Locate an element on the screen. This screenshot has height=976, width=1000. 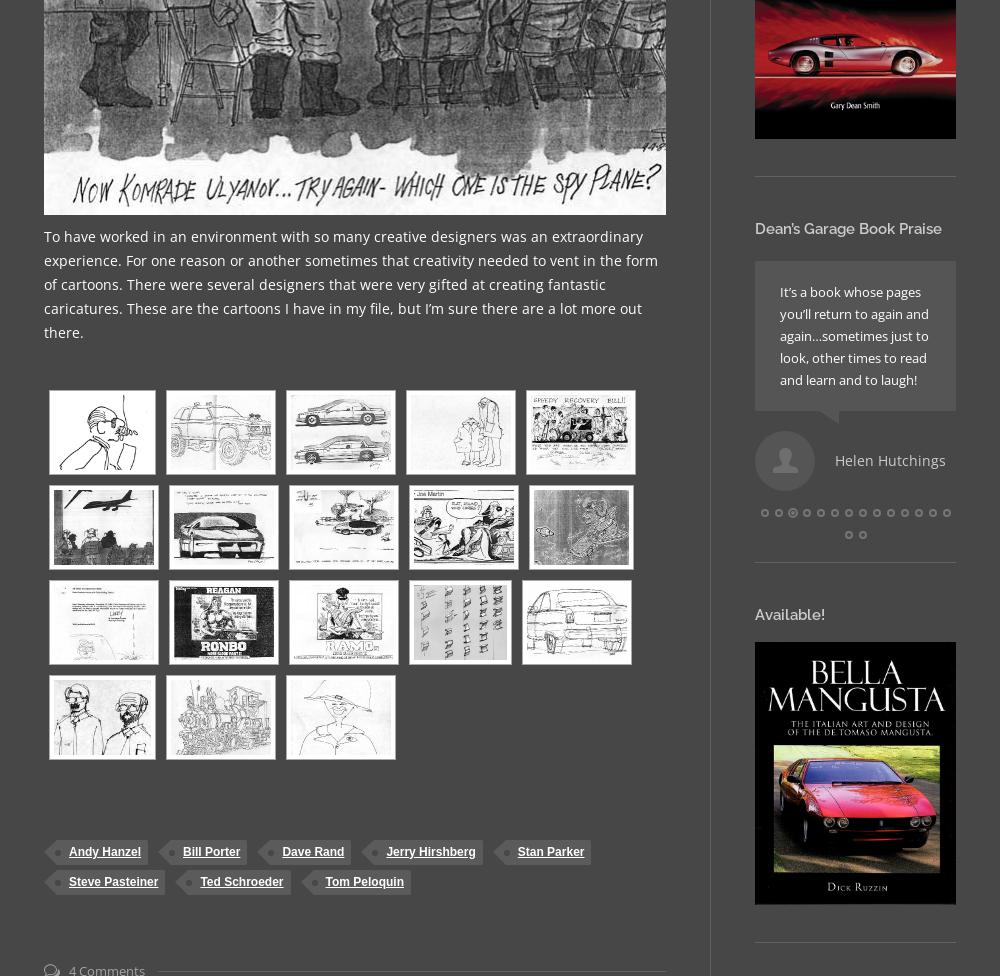
'Dave Rand' is located at coordinates (312, 852).